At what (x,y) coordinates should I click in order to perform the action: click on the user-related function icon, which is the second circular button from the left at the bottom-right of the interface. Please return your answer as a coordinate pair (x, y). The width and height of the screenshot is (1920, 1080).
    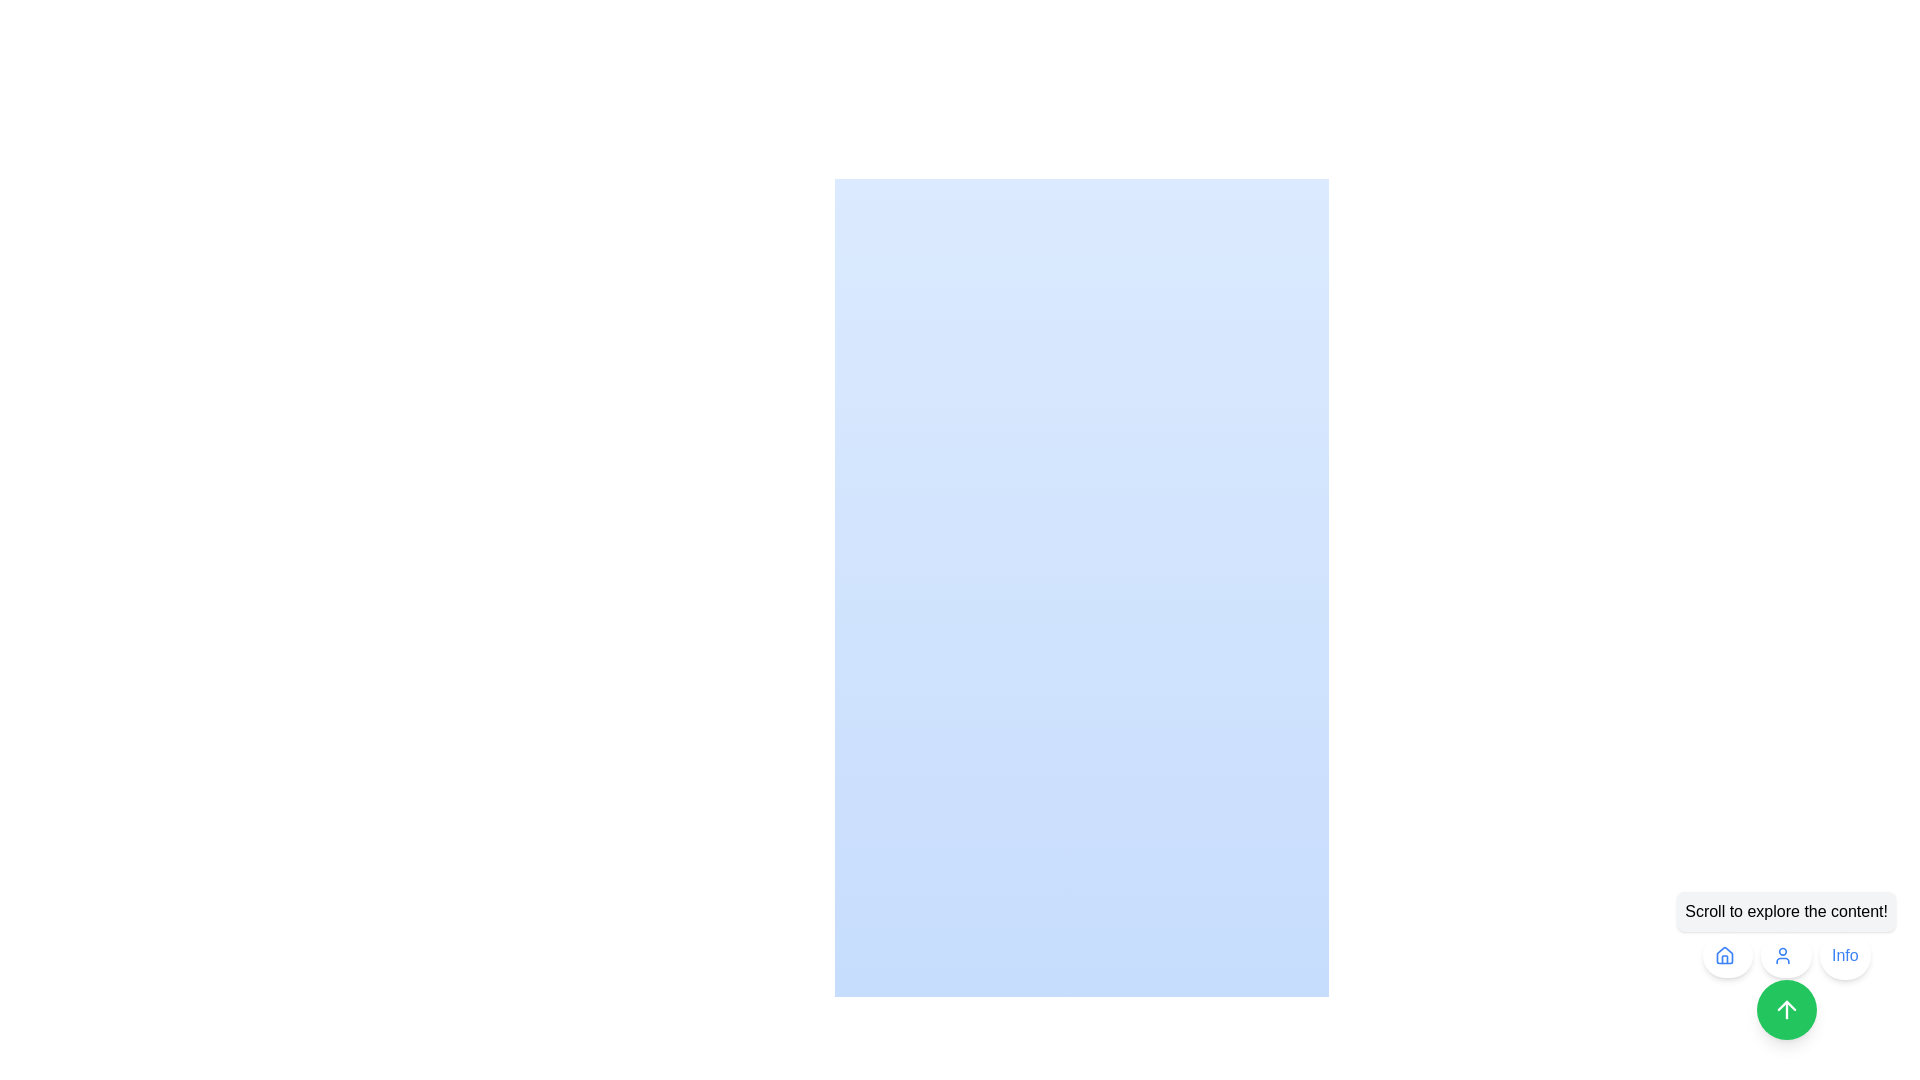
    Looking at the image, I should click on (1783, 955).